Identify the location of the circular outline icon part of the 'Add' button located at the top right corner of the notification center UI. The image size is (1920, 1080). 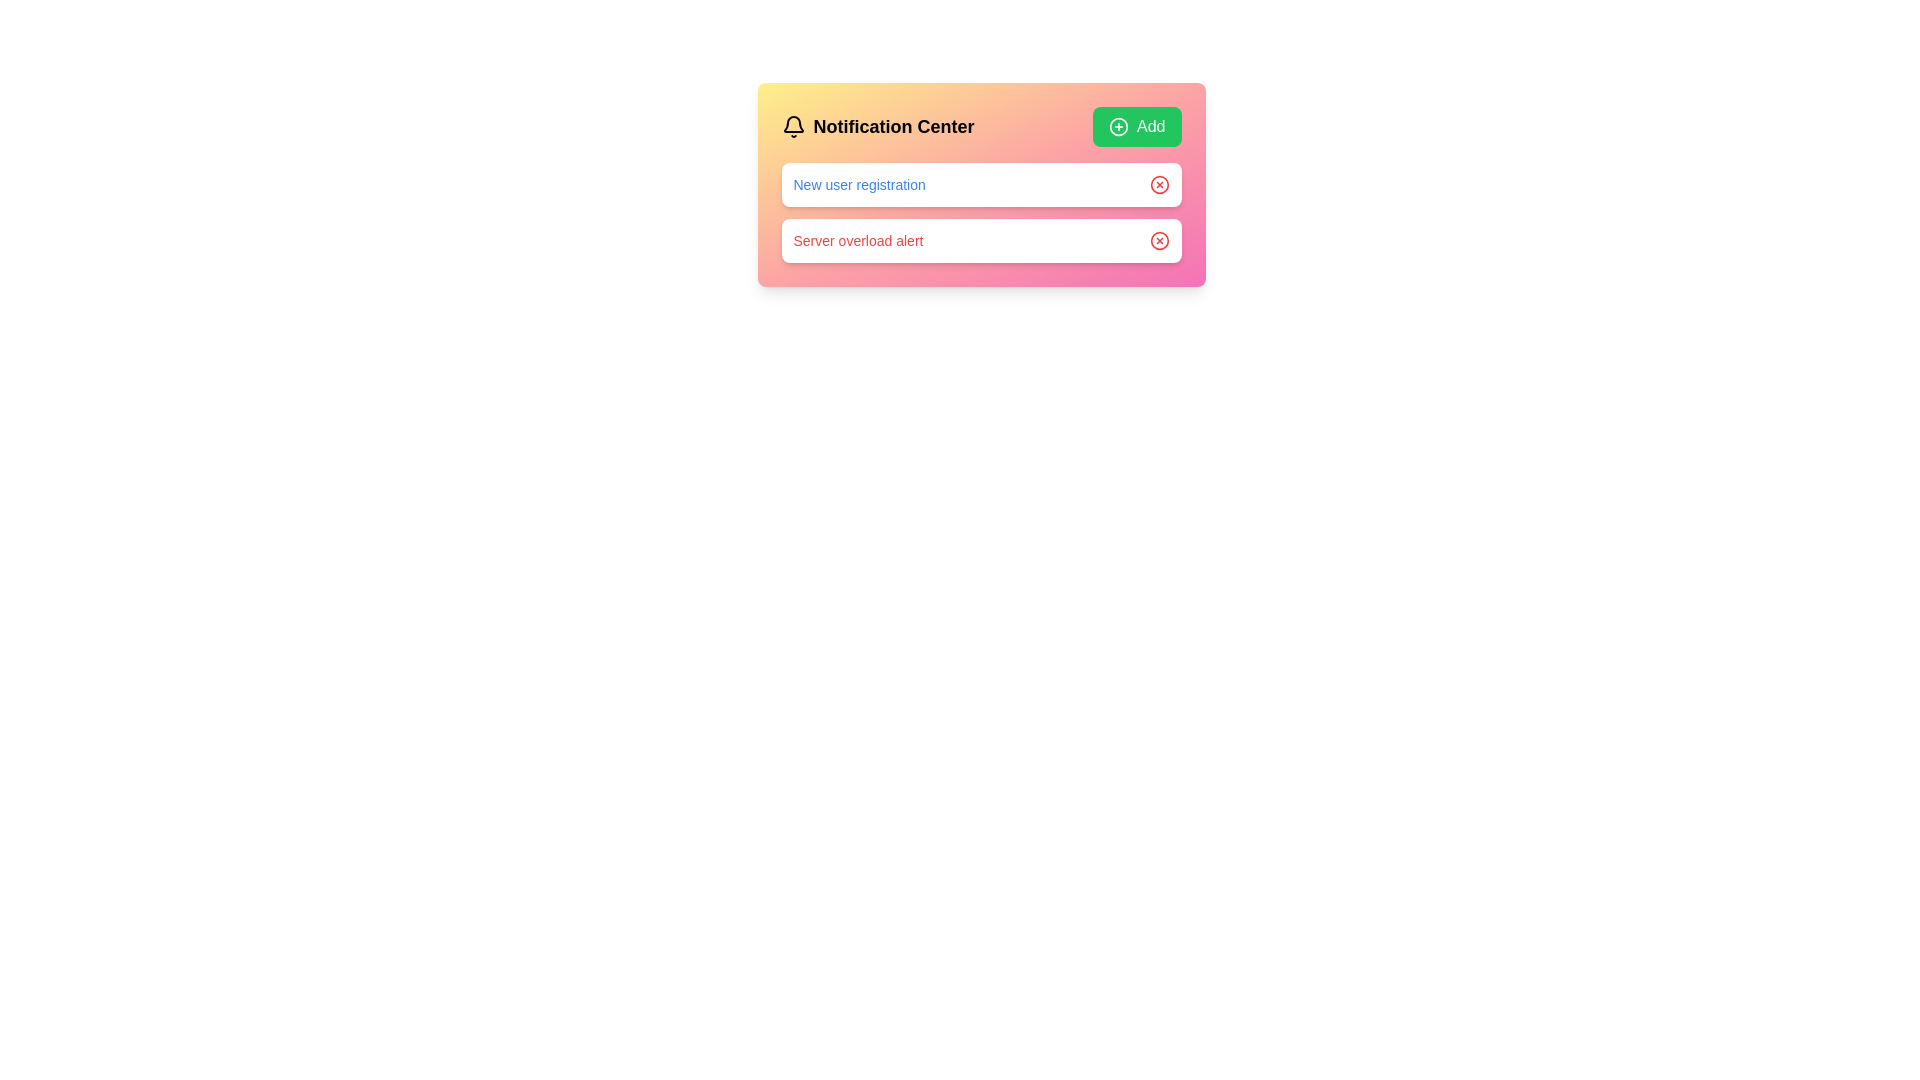
(1117, 127).